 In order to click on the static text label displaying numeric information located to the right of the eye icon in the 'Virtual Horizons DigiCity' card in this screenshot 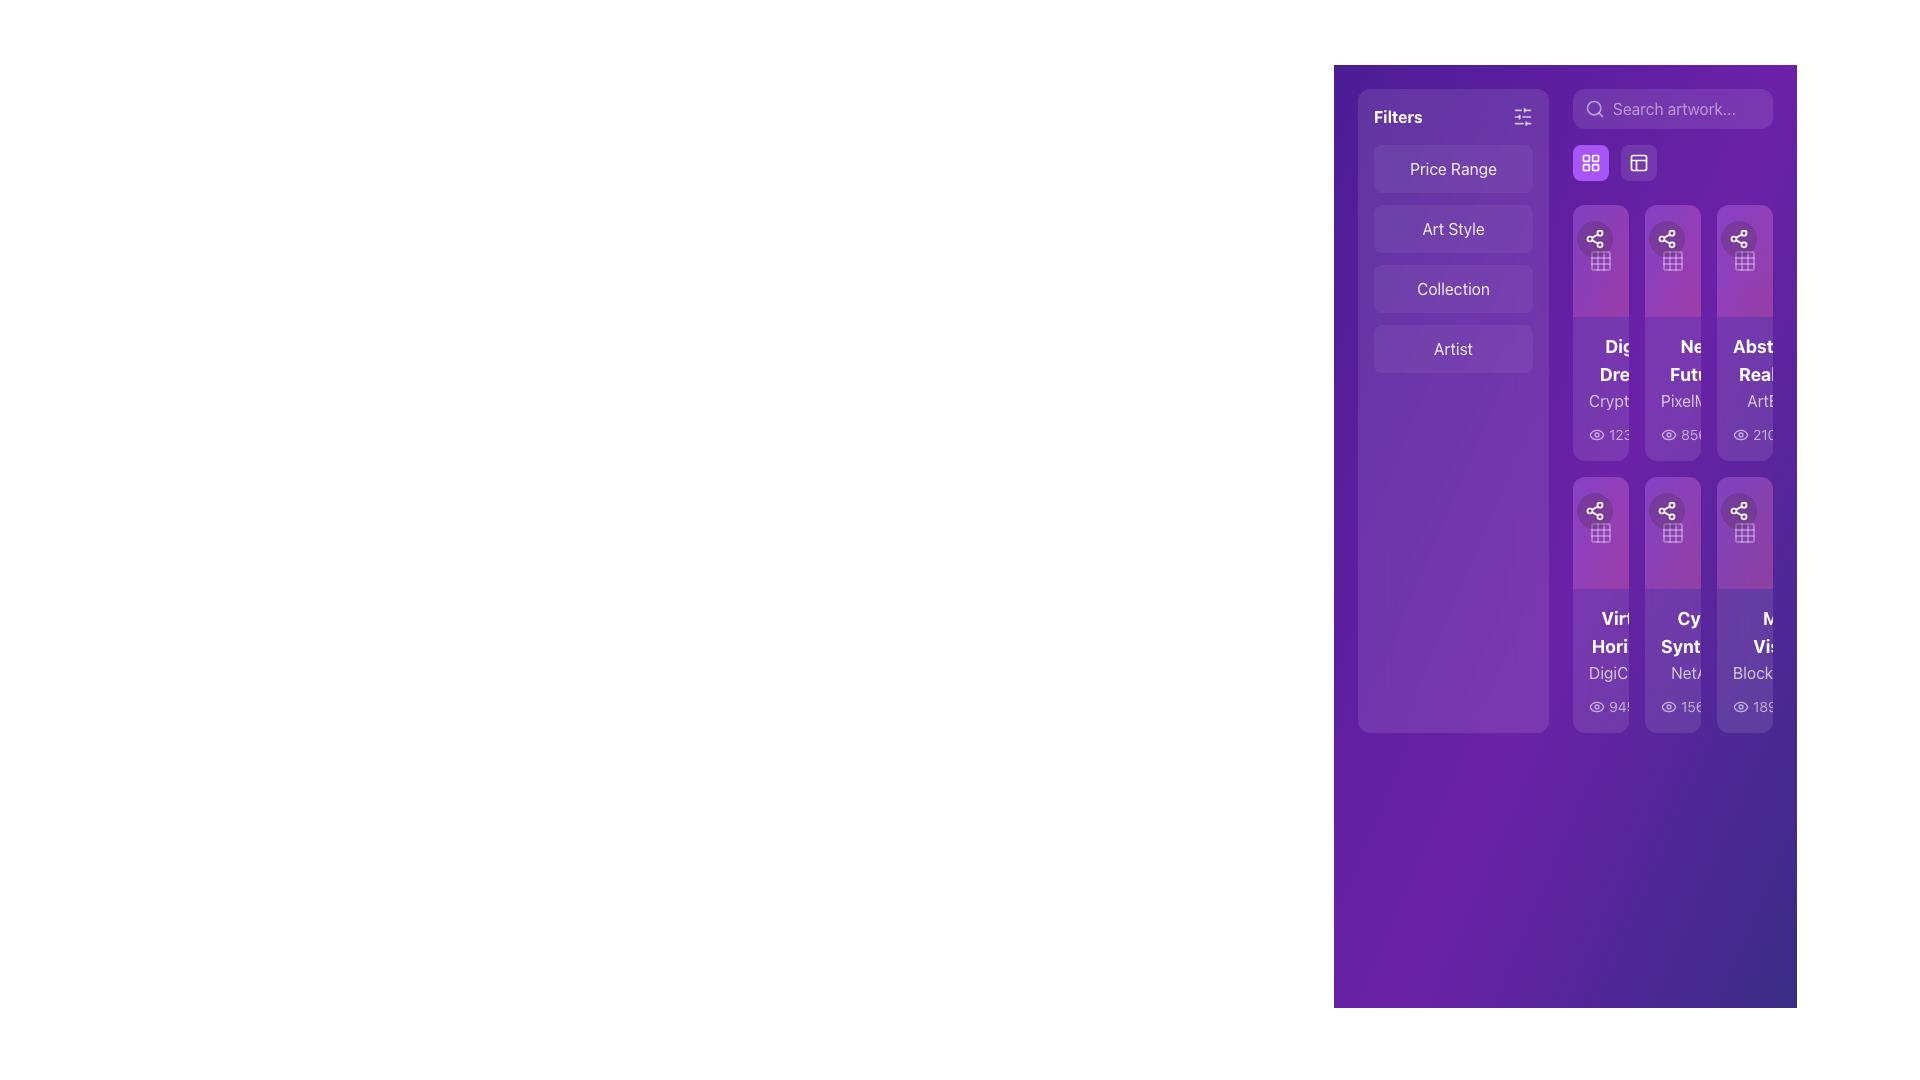, I will do `click(1622, 705)`.